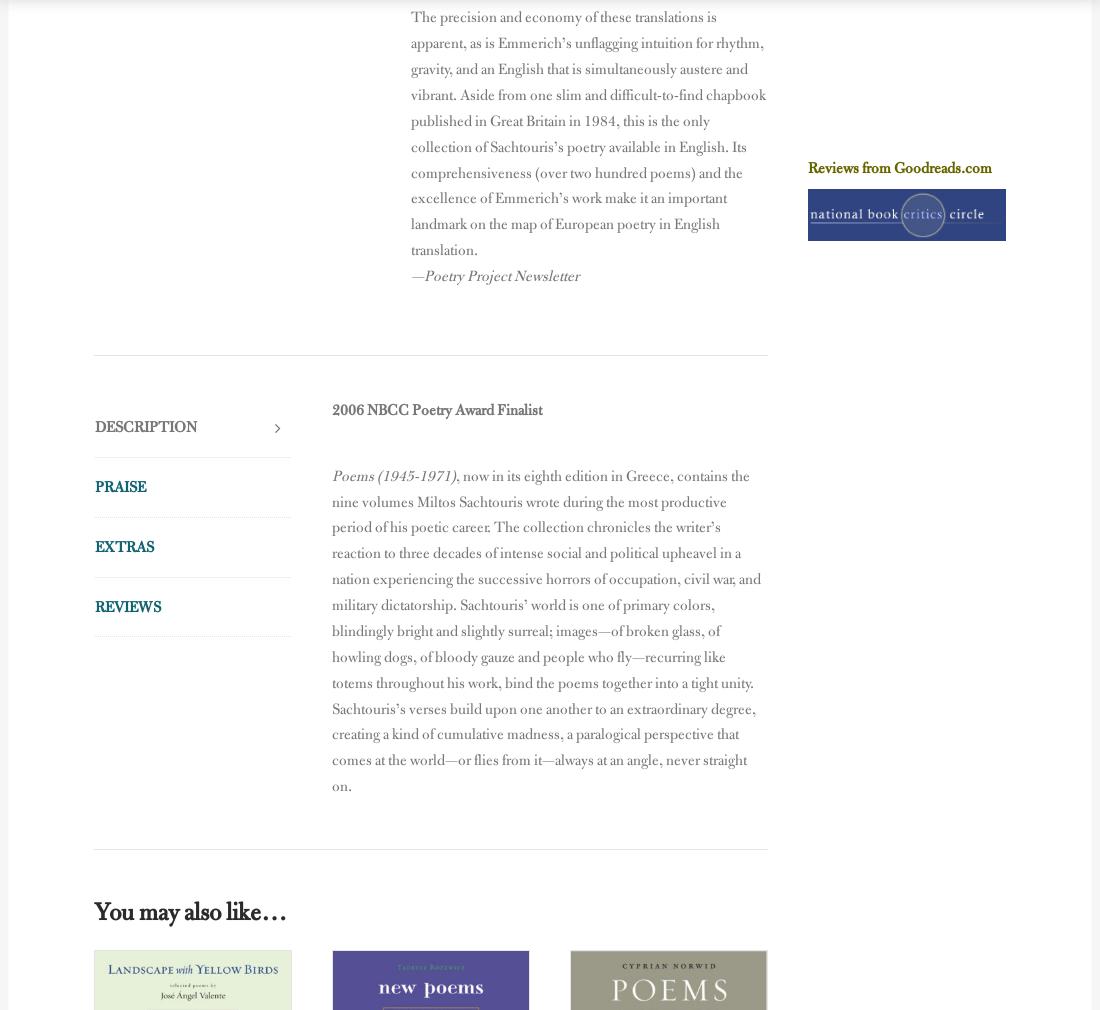 This screenshot has width=1100, height=1010. I want to click on 'The precision and economy of these translations is apparent, as is Emmerich’s unflagging intuition for rhythm, gravity, and an English that is simultaneously austere and vibrant. Aside from one slim and difficult-to-find chapbook published in Great Britain in 1984, this is the only collection of Sachtouris’s poetry available in English. Its comprehensiveness (over two hundred poems) and the excellence of Emmerich’s work make it an important landmark on the map of European poetry in English translation.', so click(587, 132).